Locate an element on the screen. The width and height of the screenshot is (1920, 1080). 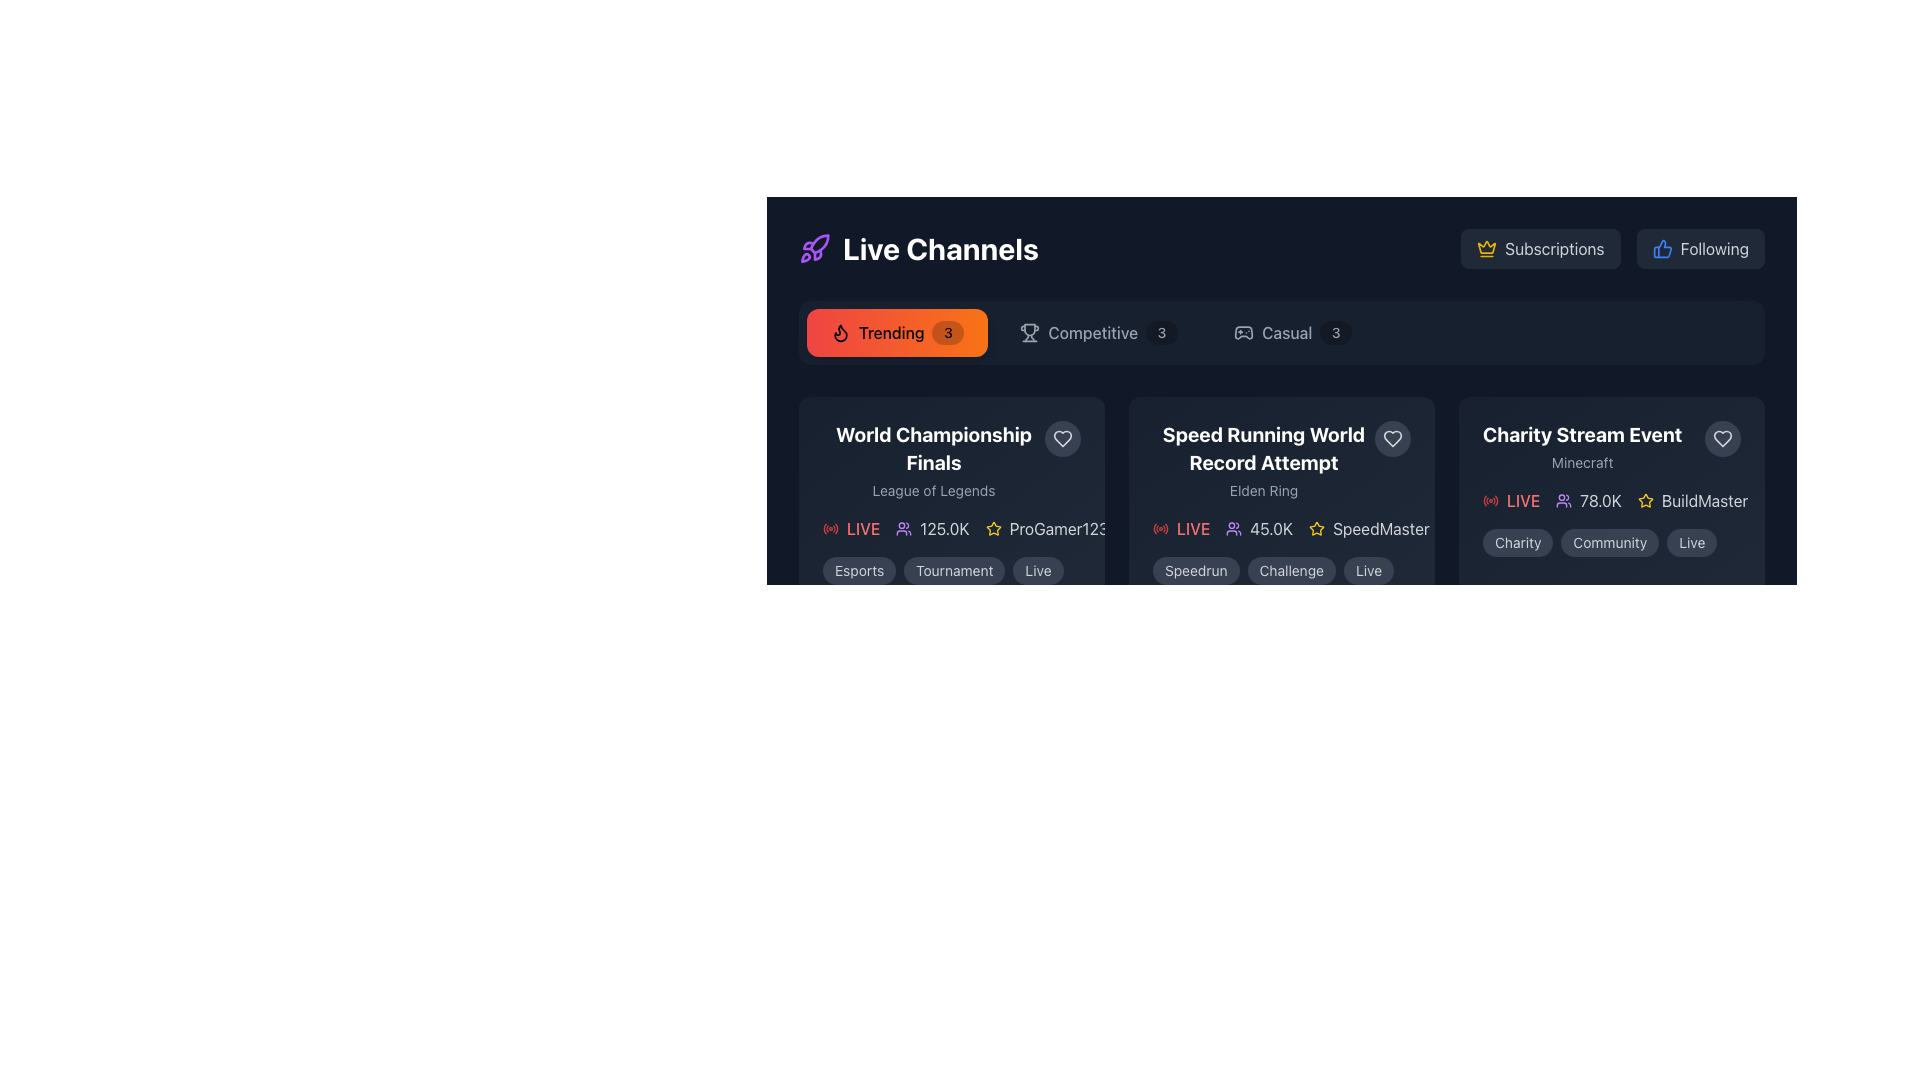
the number value '3' displayed in the rounded rectangular indicator labeled 'Casual' in the navigation toolbar is located at coordinates (1336, 331).